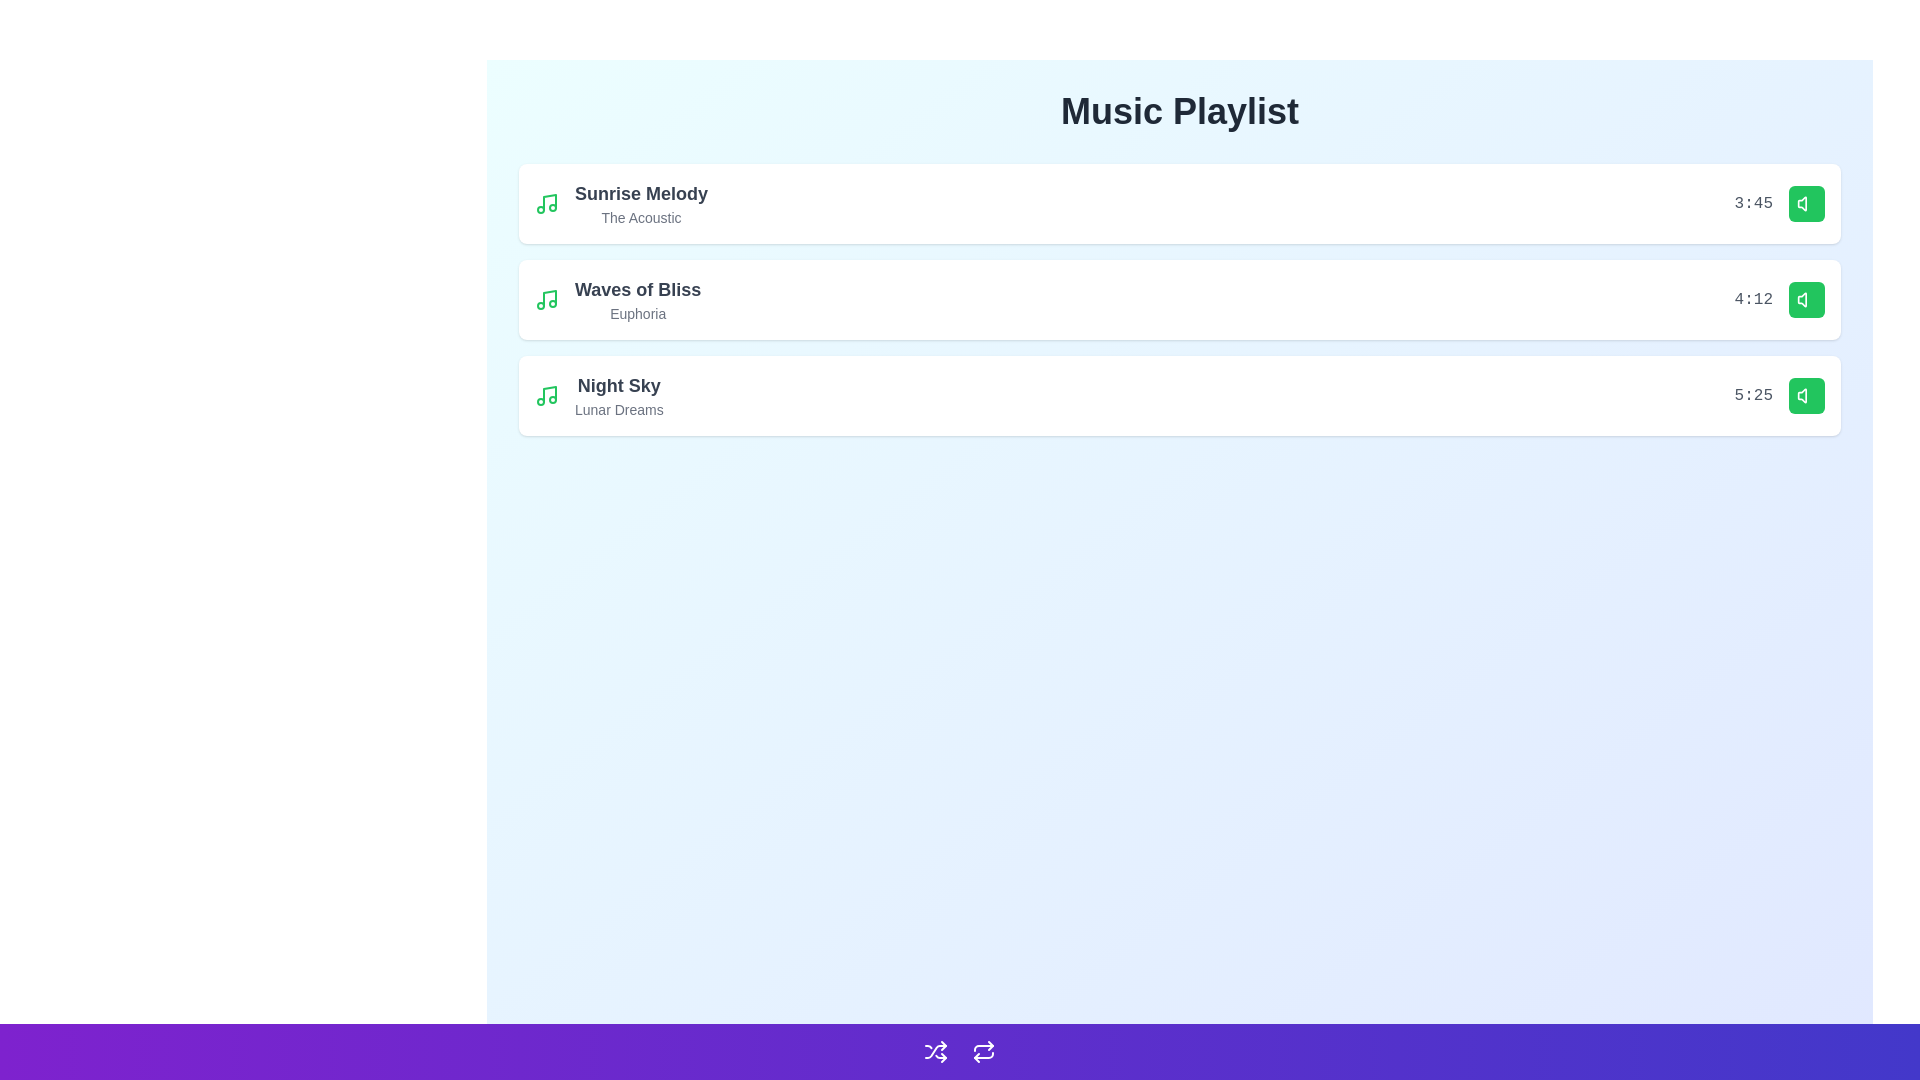 The height and width of the screenshot is (1080, 1920). Describe the element at coordinates (598, 396) in the screenshot. I see `the text label displaying the song title 'Night Sky' and subtitle 'Lunar Dreams', which is the third item in the music playlist interface` at that location.